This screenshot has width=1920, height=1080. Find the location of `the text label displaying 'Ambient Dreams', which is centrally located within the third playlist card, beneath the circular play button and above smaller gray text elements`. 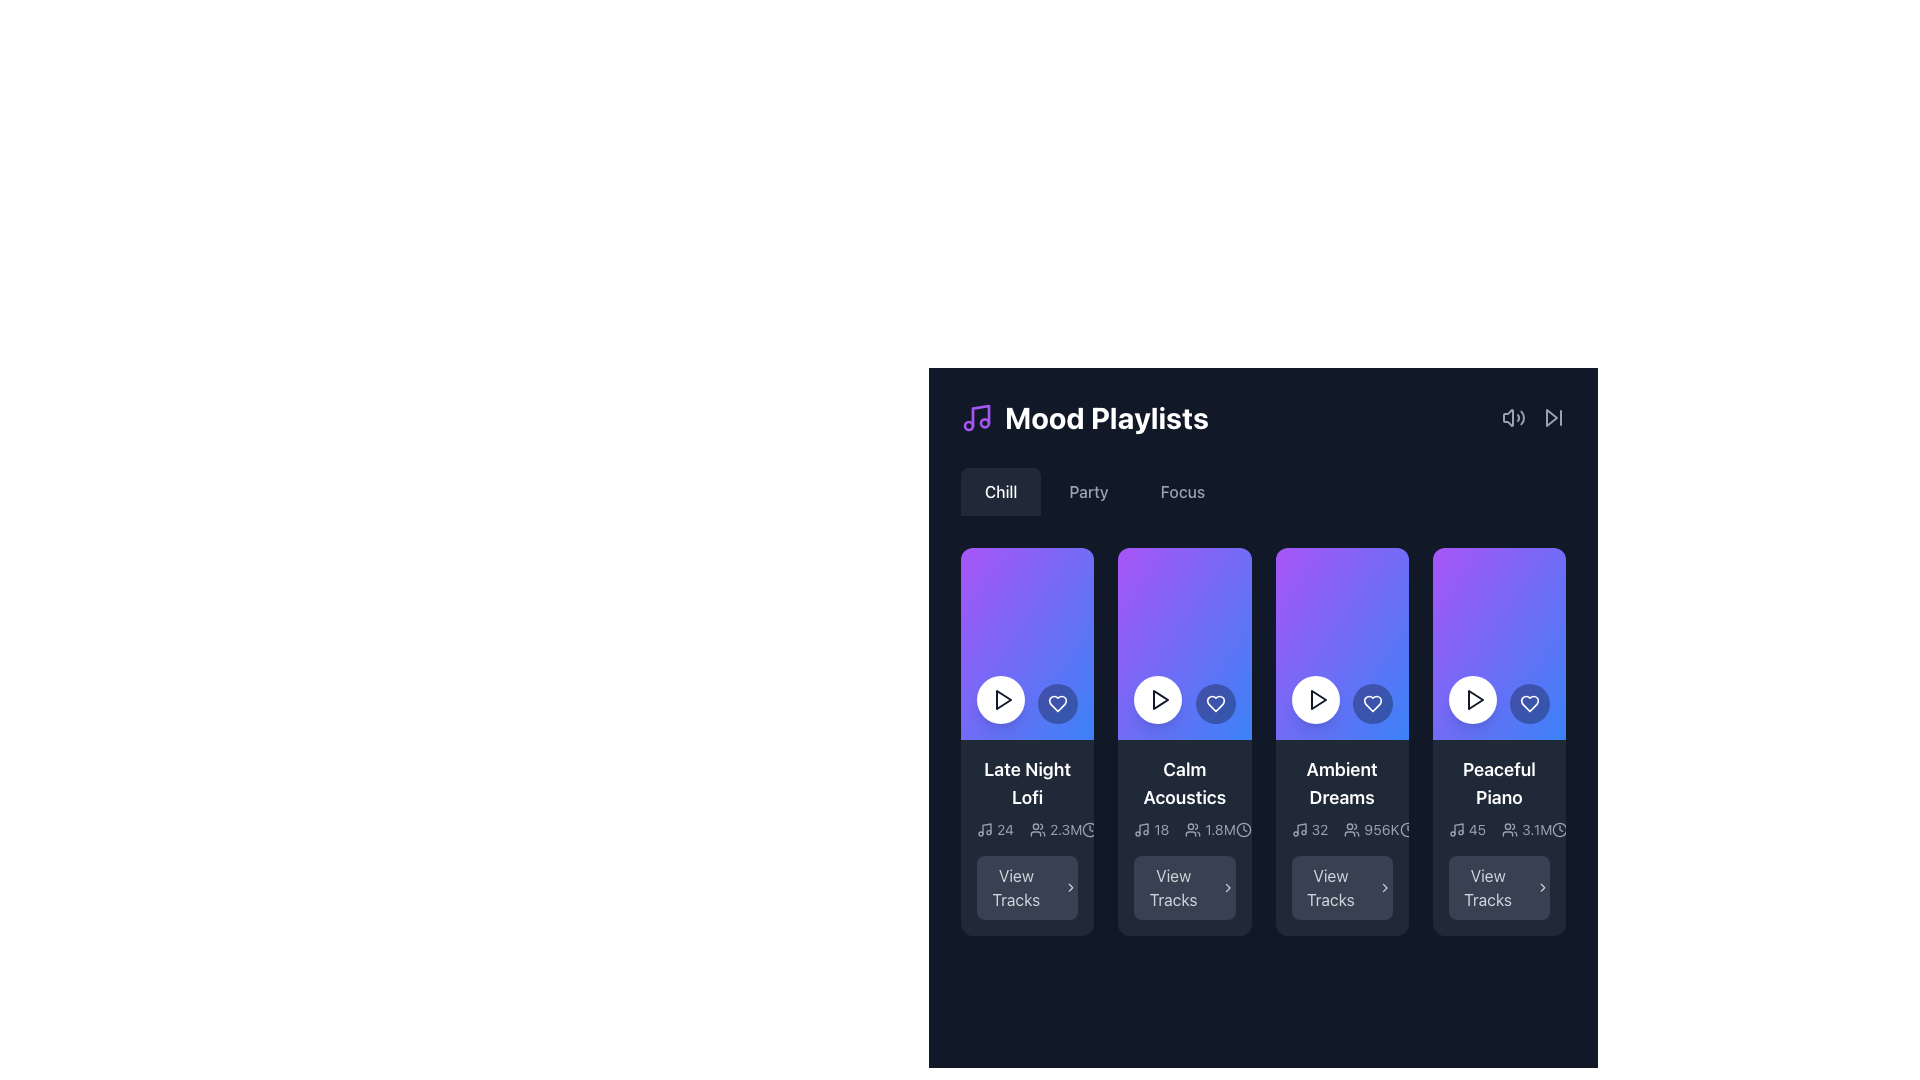

the text label displaying 'Ambient Dreams', which is centrally located within the third playlist card, beneath the circular play button and above smaller gray text elements is located at coordinates (1342, 782).